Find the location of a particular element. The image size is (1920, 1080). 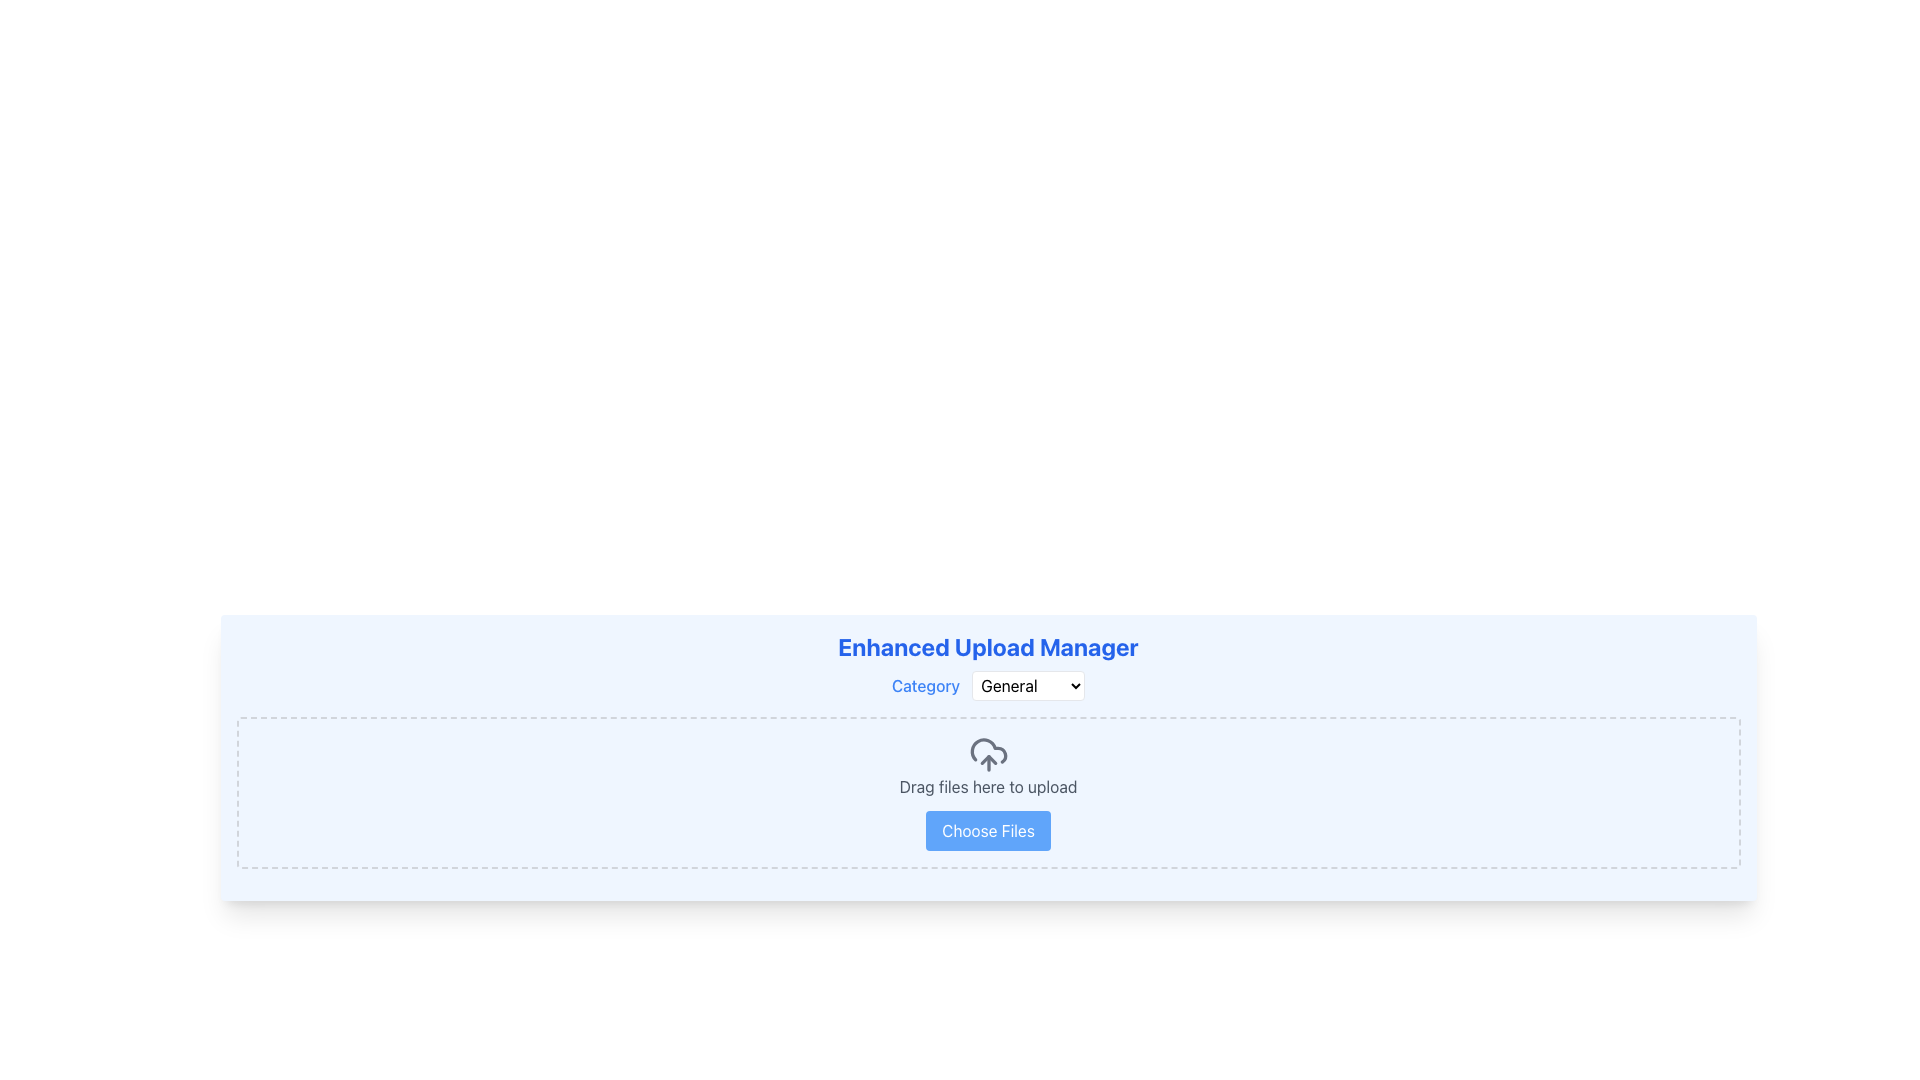

the upload icon that visually represents the action of uploading files, located centrally above the text 'Drag files here to upload' is located at coordinates (988, 755).